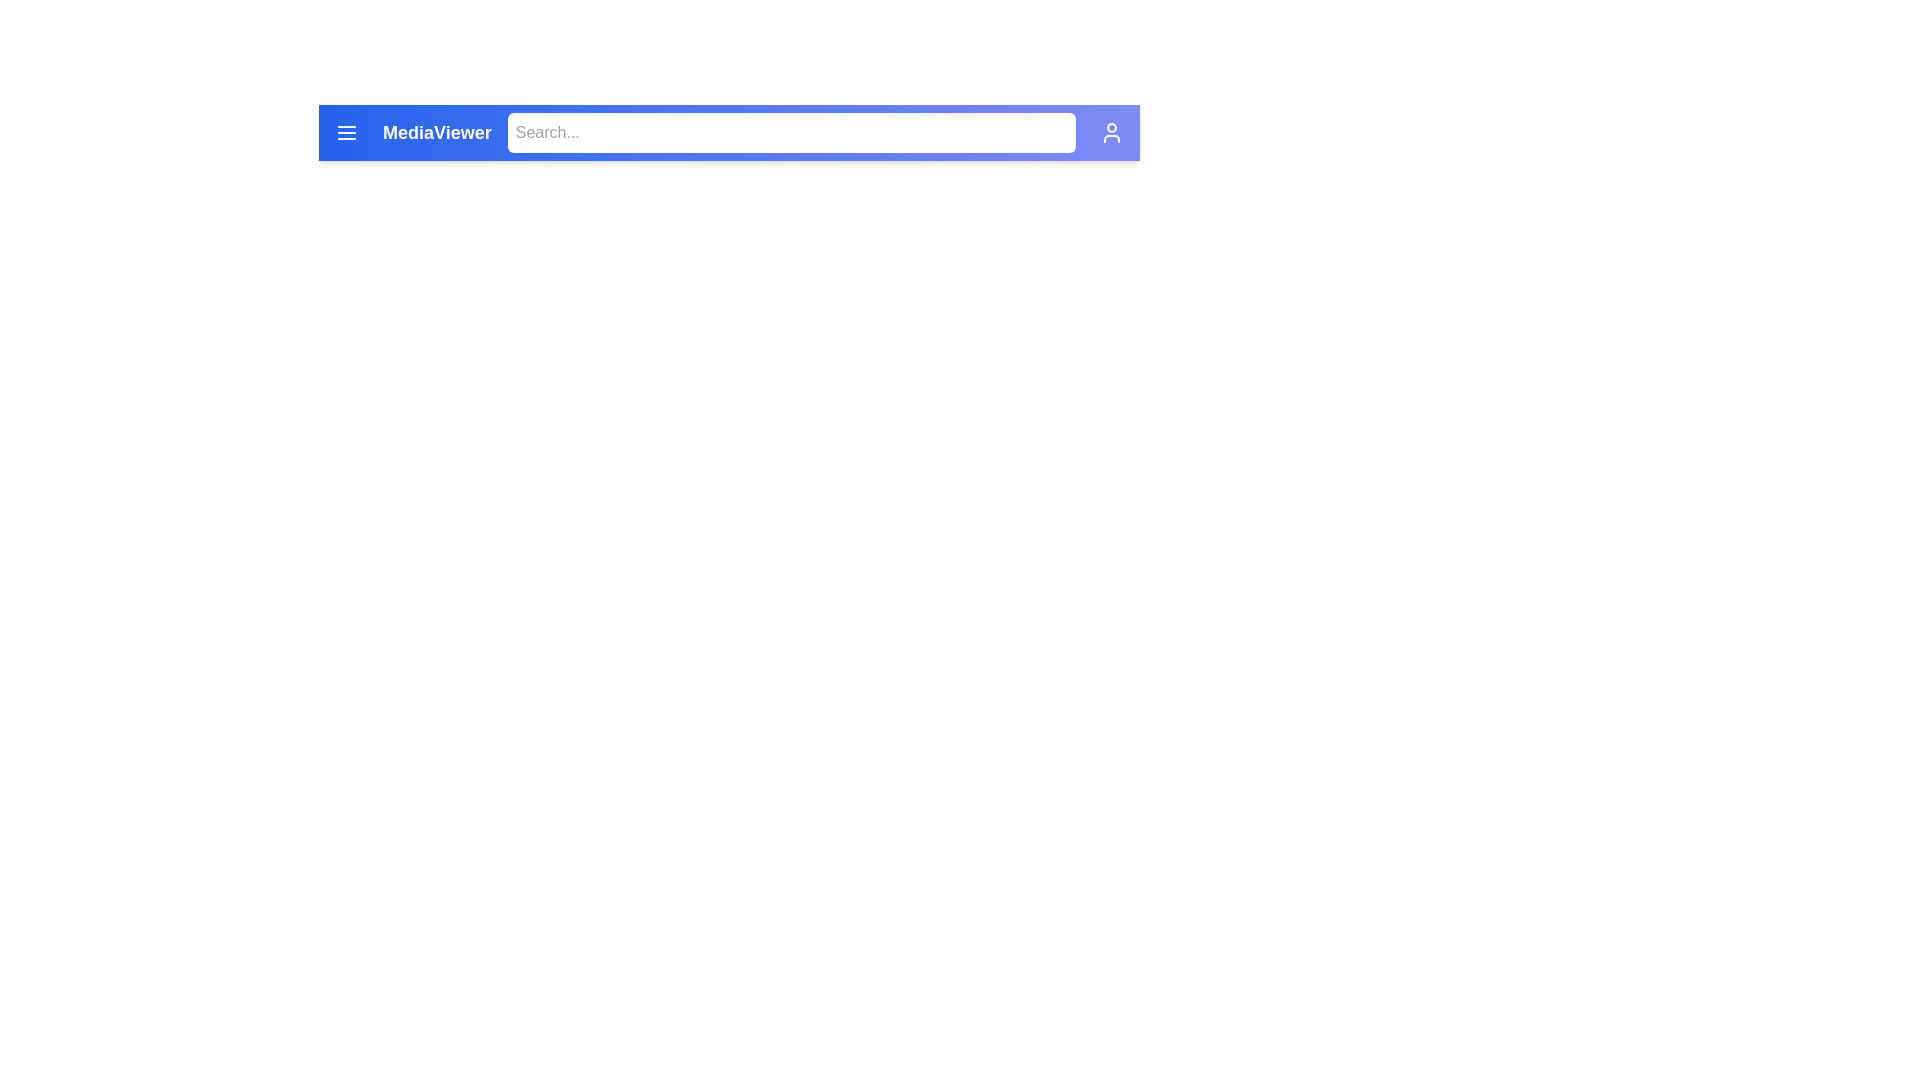 This screenshot has width=1920, height=1080. I want to click on the user profile silhouette button with a blue gradient background located on the far right of the header bar, so click(1111, 132).